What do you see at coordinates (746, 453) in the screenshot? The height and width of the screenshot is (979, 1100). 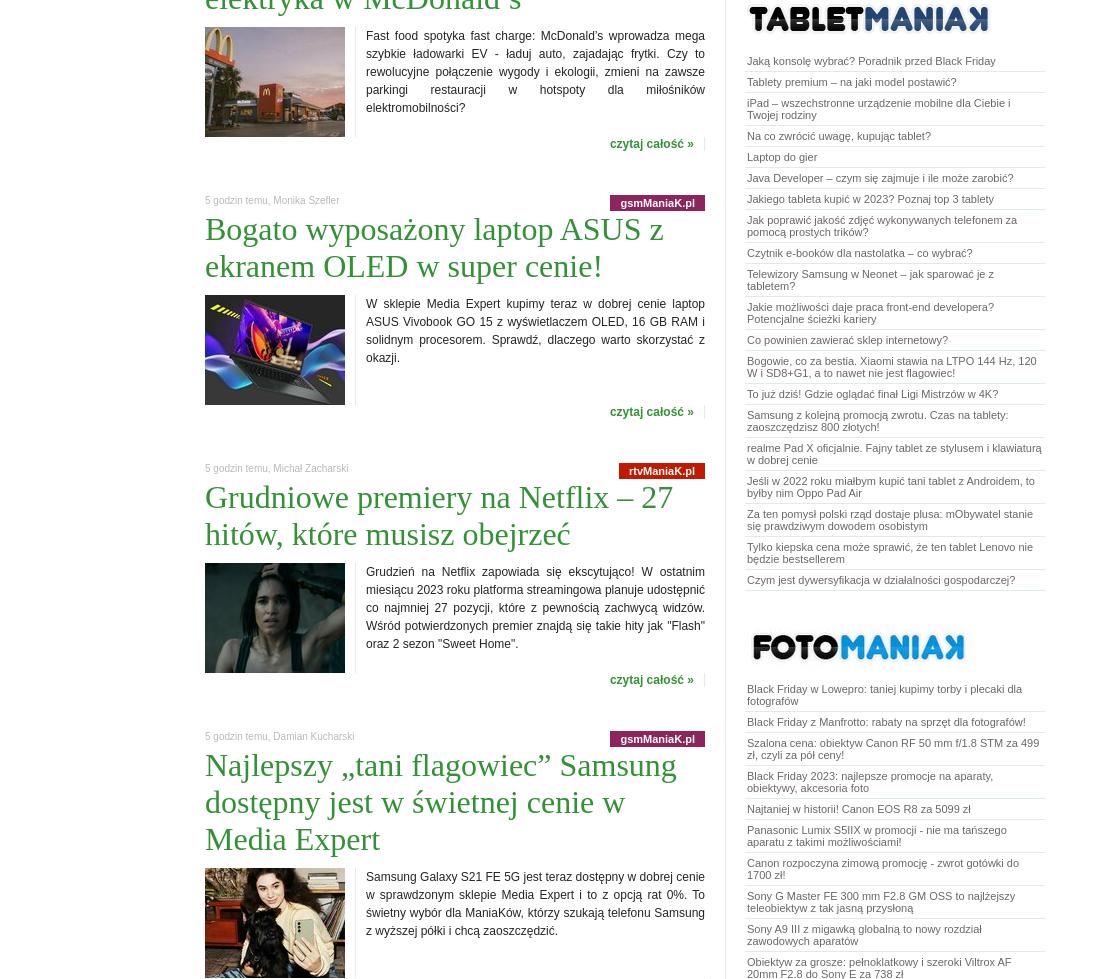 I see `'realme Pad X oficjalnie. Fajny tablet ze stylusem i klawiaturą w dobrej cenie'` at bounding box center [746, 453].